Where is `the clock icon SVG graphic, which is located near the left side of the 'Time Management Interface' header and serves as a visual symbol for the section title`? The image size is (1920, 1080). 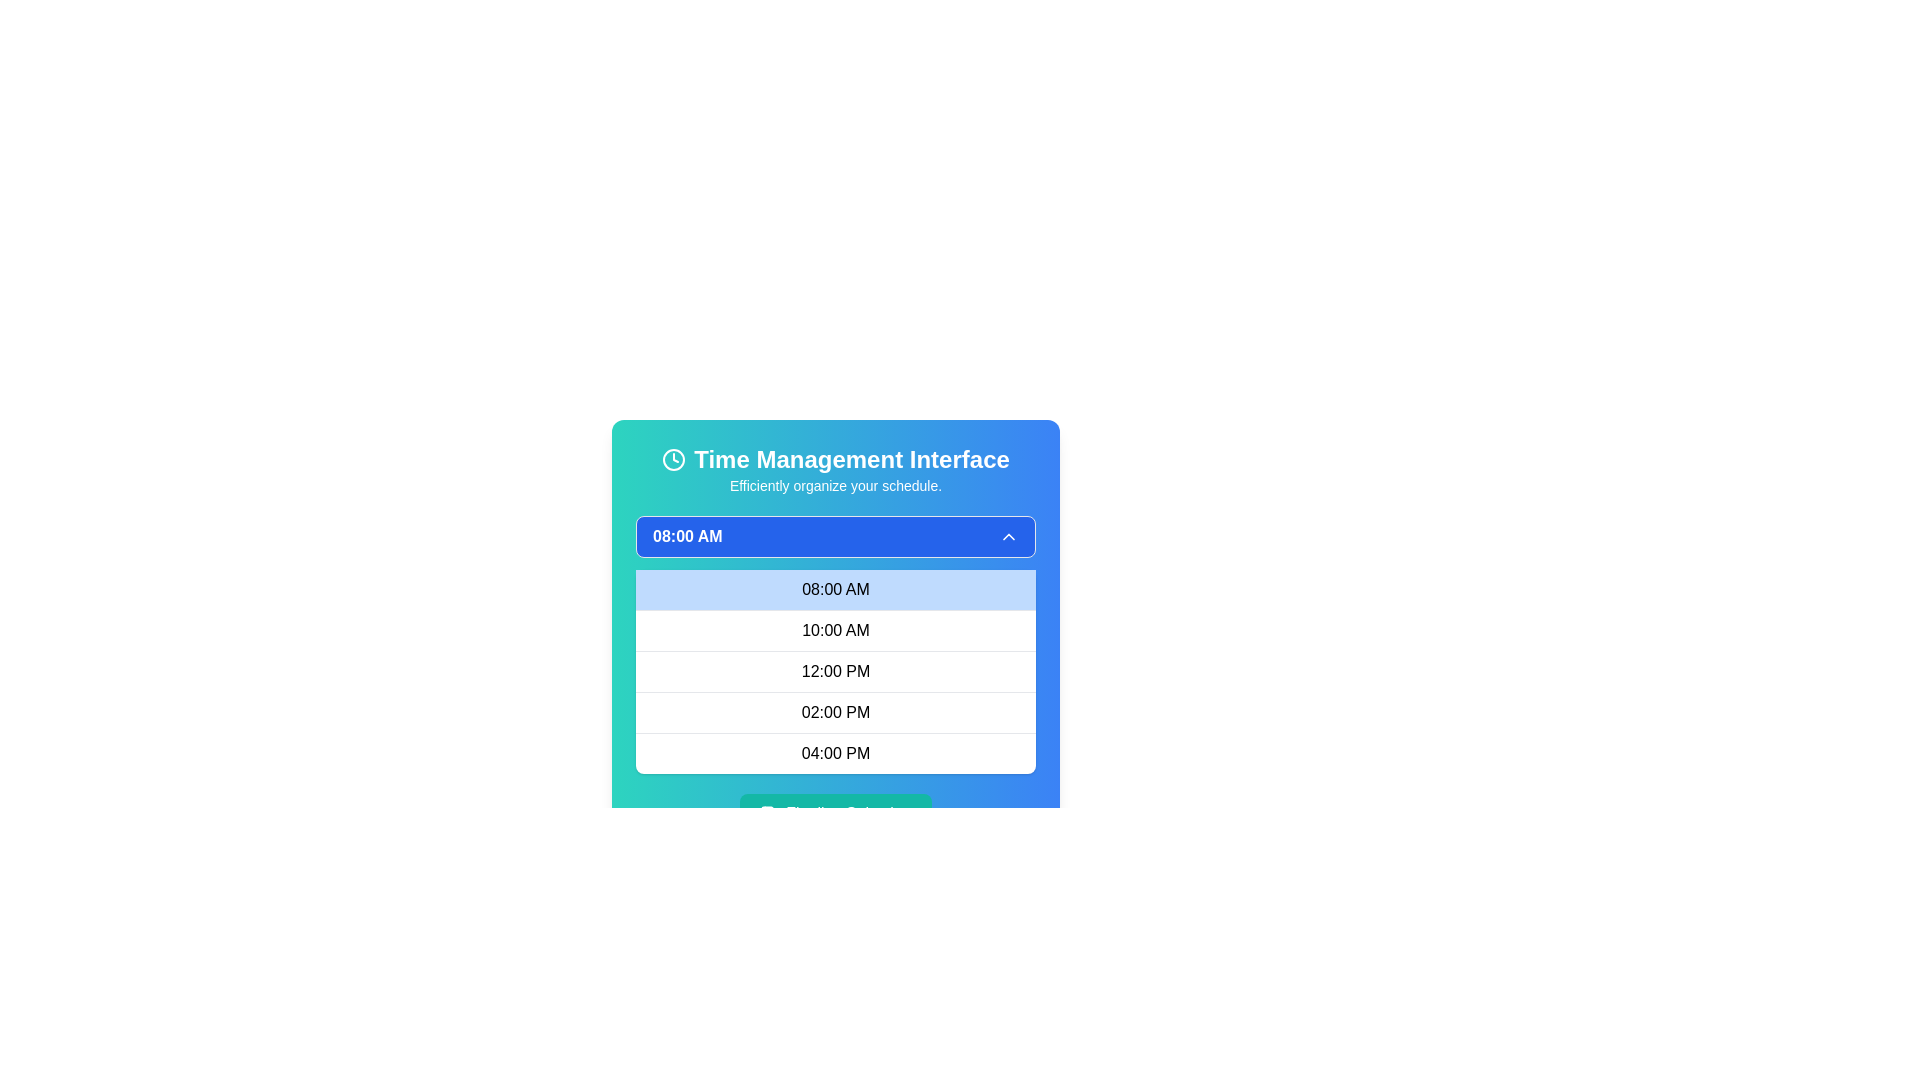
the clock icon SVG graphic, which is located near the left side of the 'Time Management Interface' header and serves as a visual symbol for the section title is located at coordinates (674, 459).